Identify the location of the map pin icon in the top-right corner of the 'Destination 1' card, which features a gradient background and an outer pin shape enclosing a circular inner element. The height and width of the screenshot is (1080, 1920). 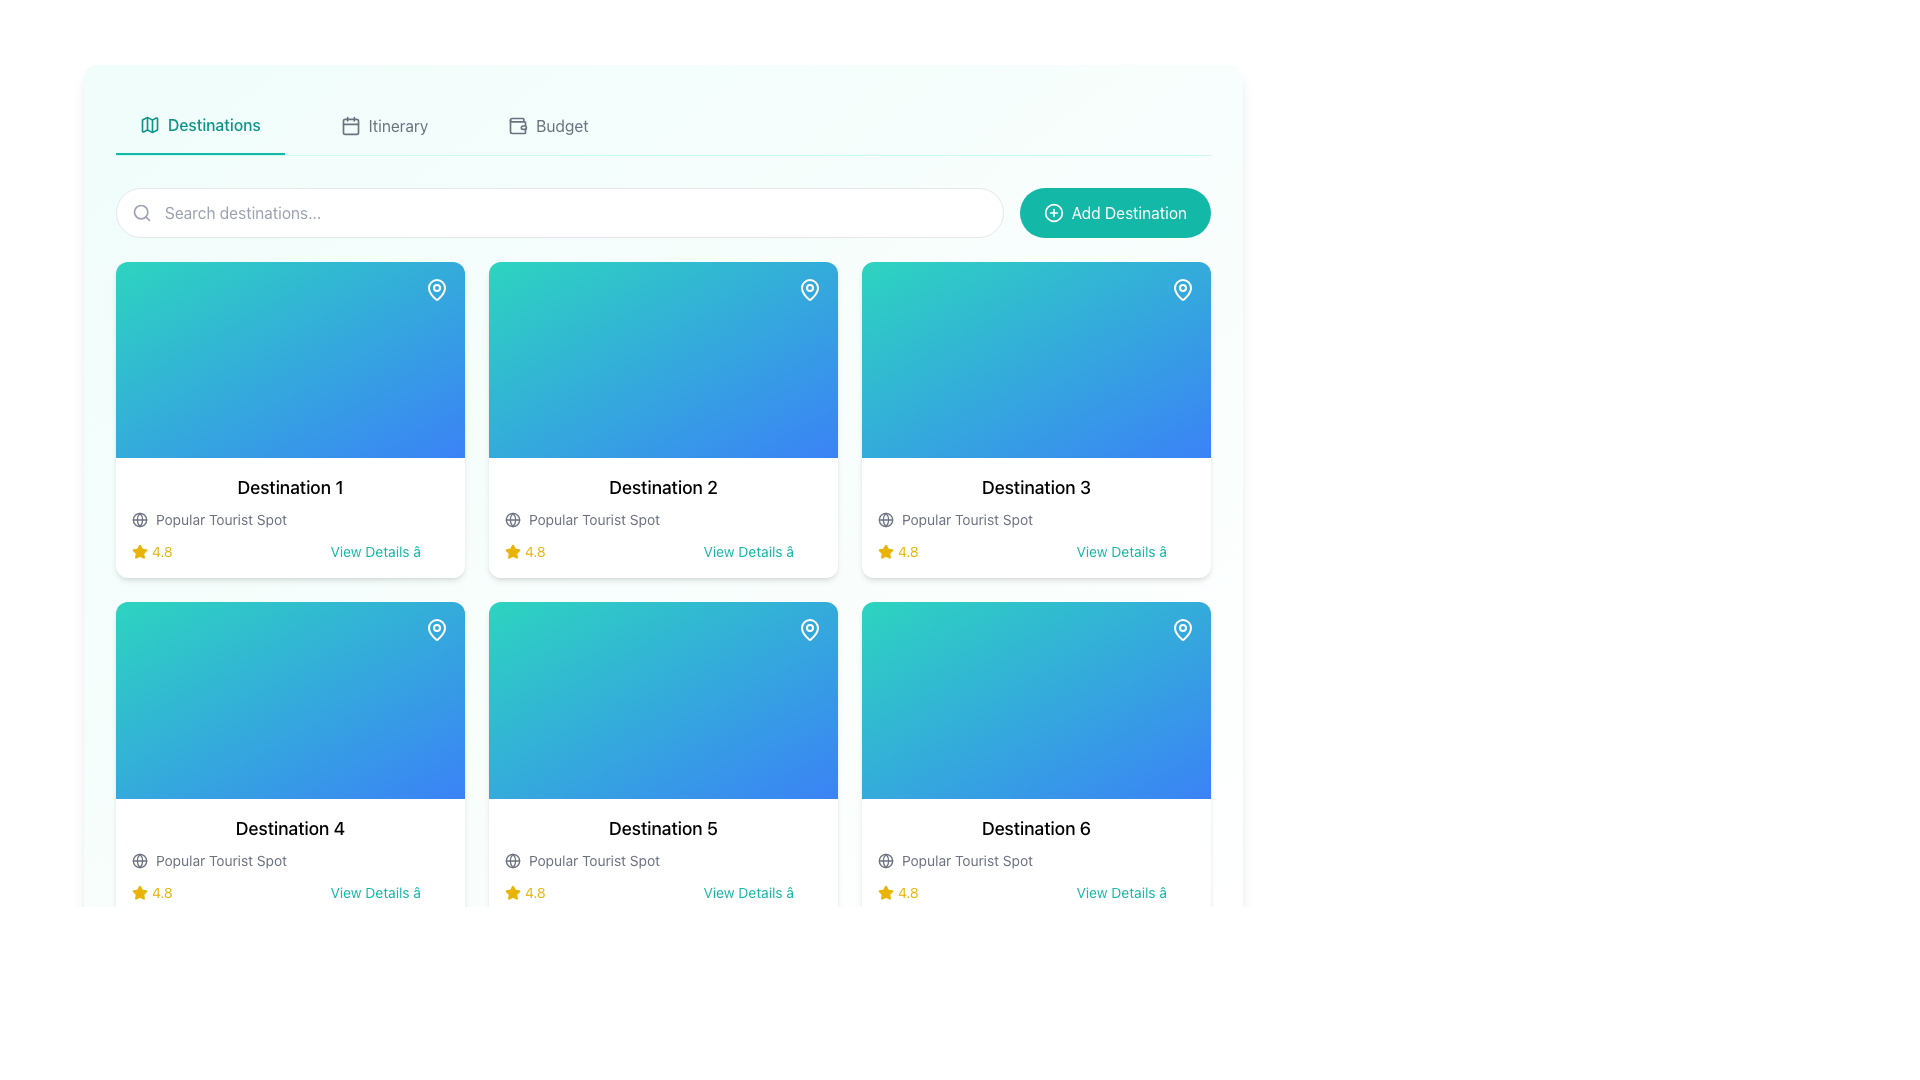
(435, 289).